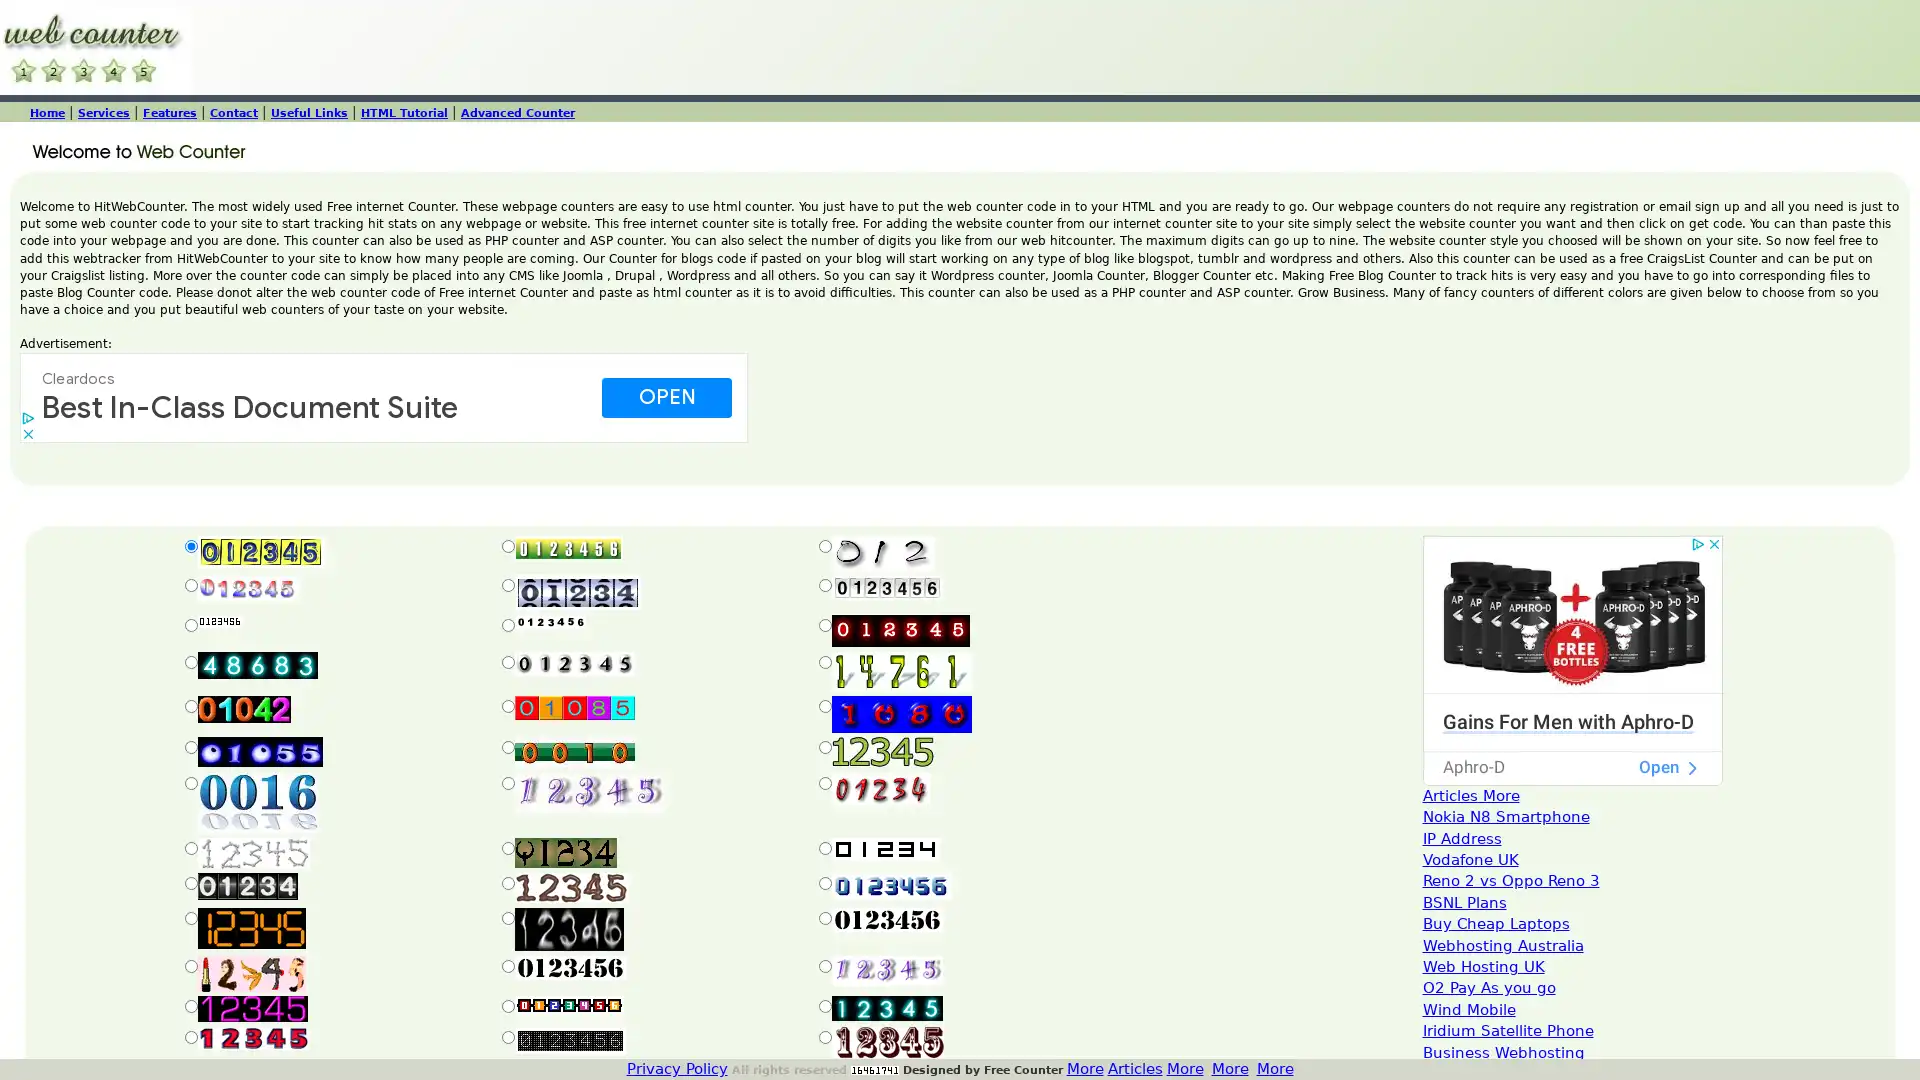 Image resolution: width=1920 pixels, height=1080 pixels. I want to click on Submit, so click(250, 971).